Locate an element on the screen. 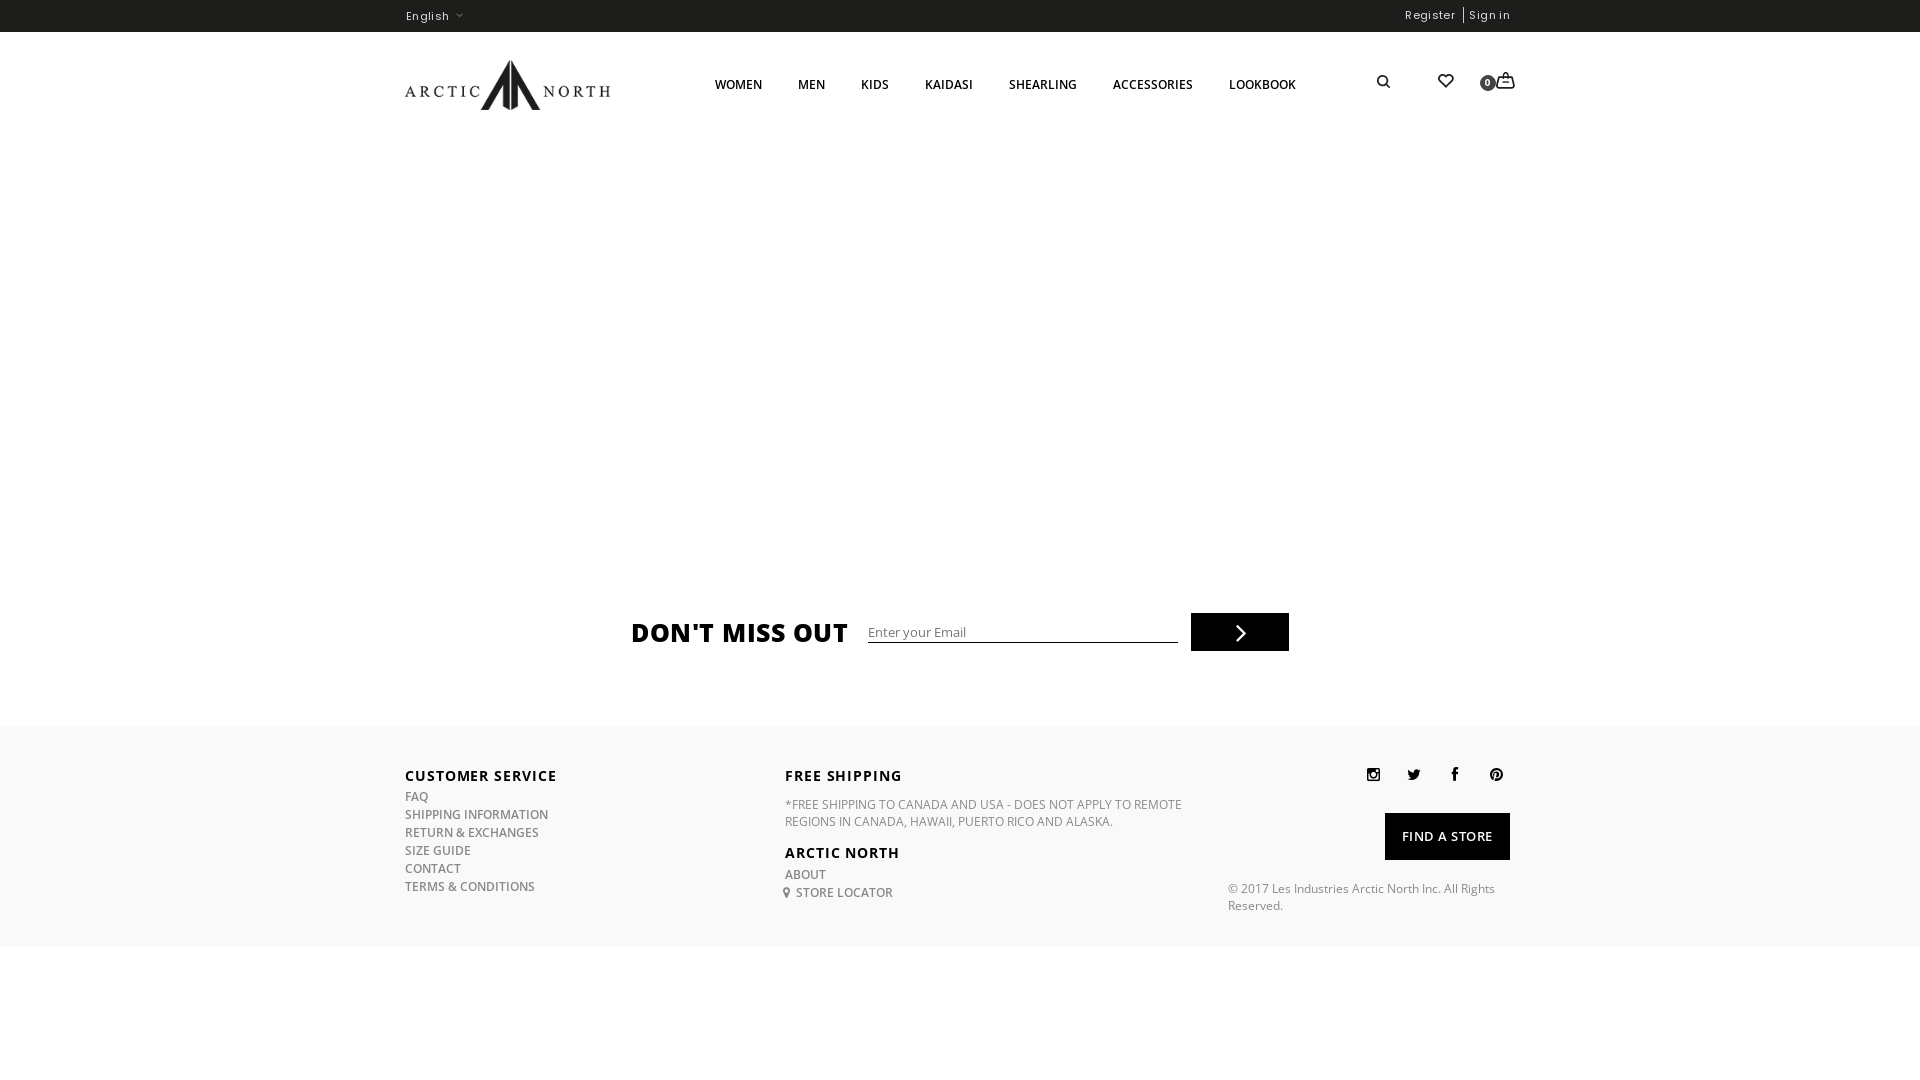 The height and width of the screenshot is (1080, 1920). 'FIND A STORE' is located at coordinates (1447, 836).